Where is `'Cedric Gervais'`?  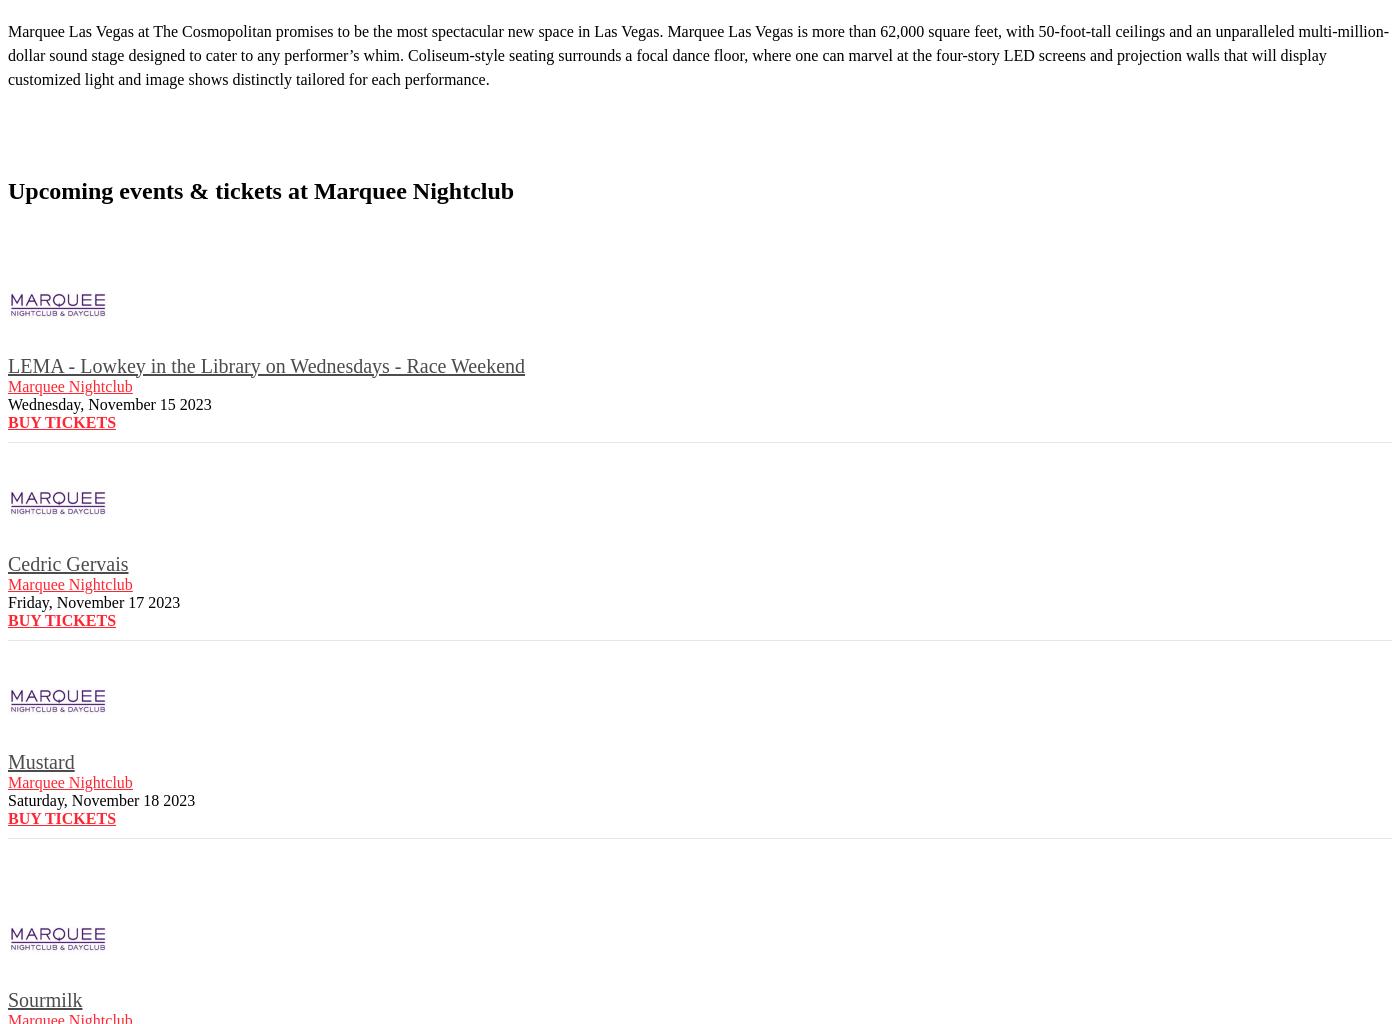 'Cedric Gervais' is located at coordinates (68, 561).